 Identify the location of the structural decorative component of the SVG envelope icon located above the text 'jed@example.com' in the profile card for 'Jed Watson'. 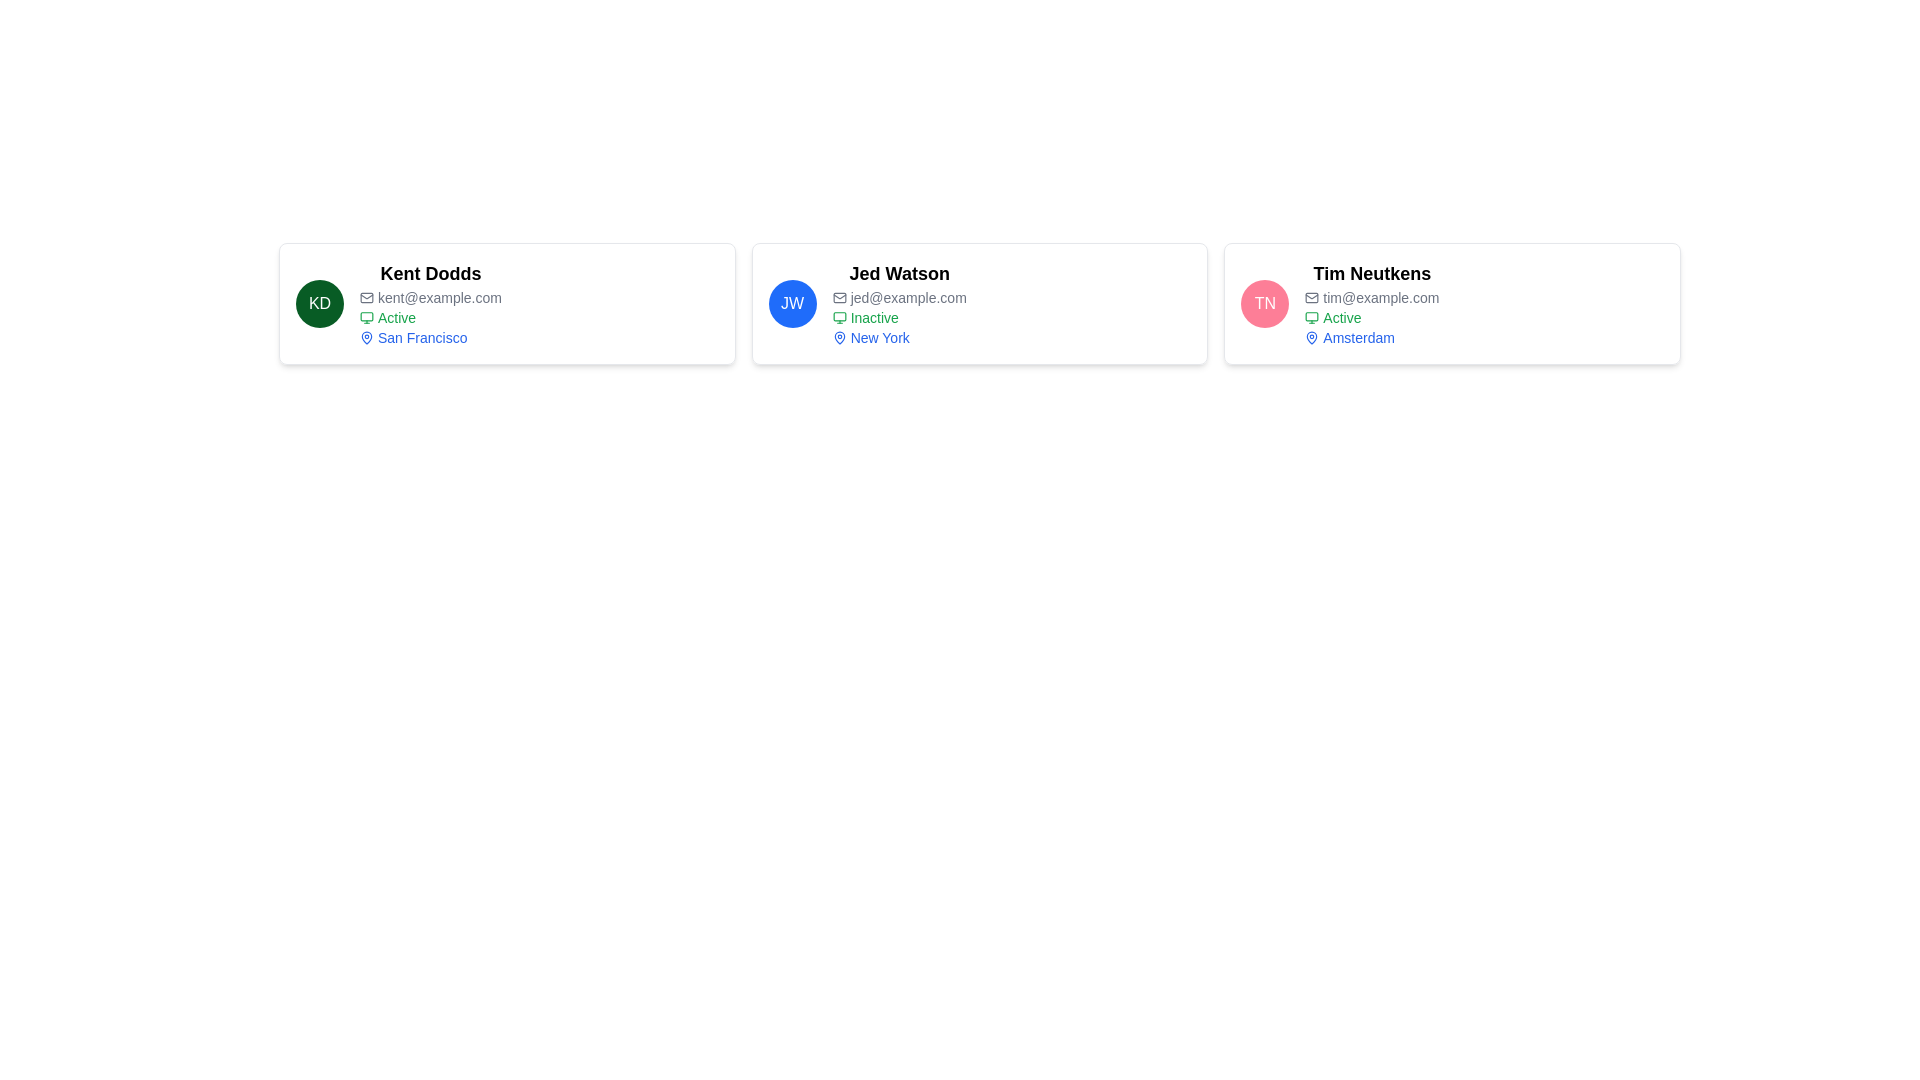
(839, 297).